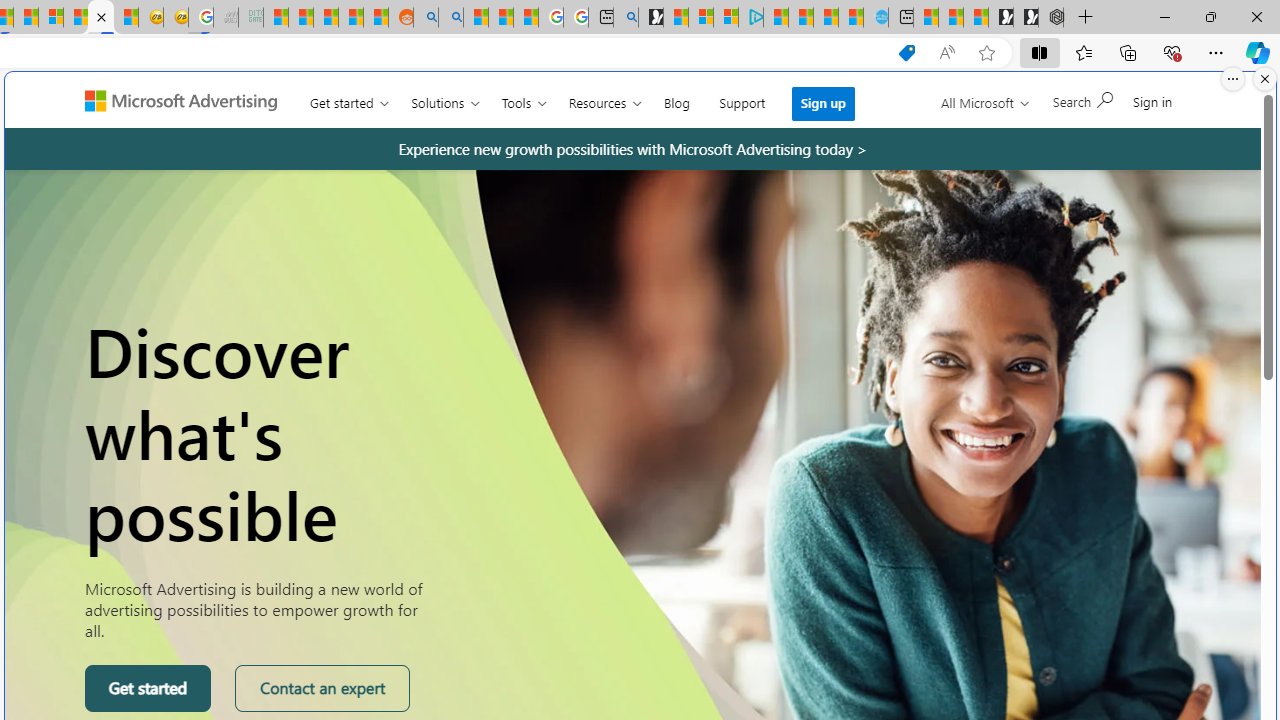  Describe the element at coordinates (1232, 78) in the screenshot. I see `'More options.'` at that location.